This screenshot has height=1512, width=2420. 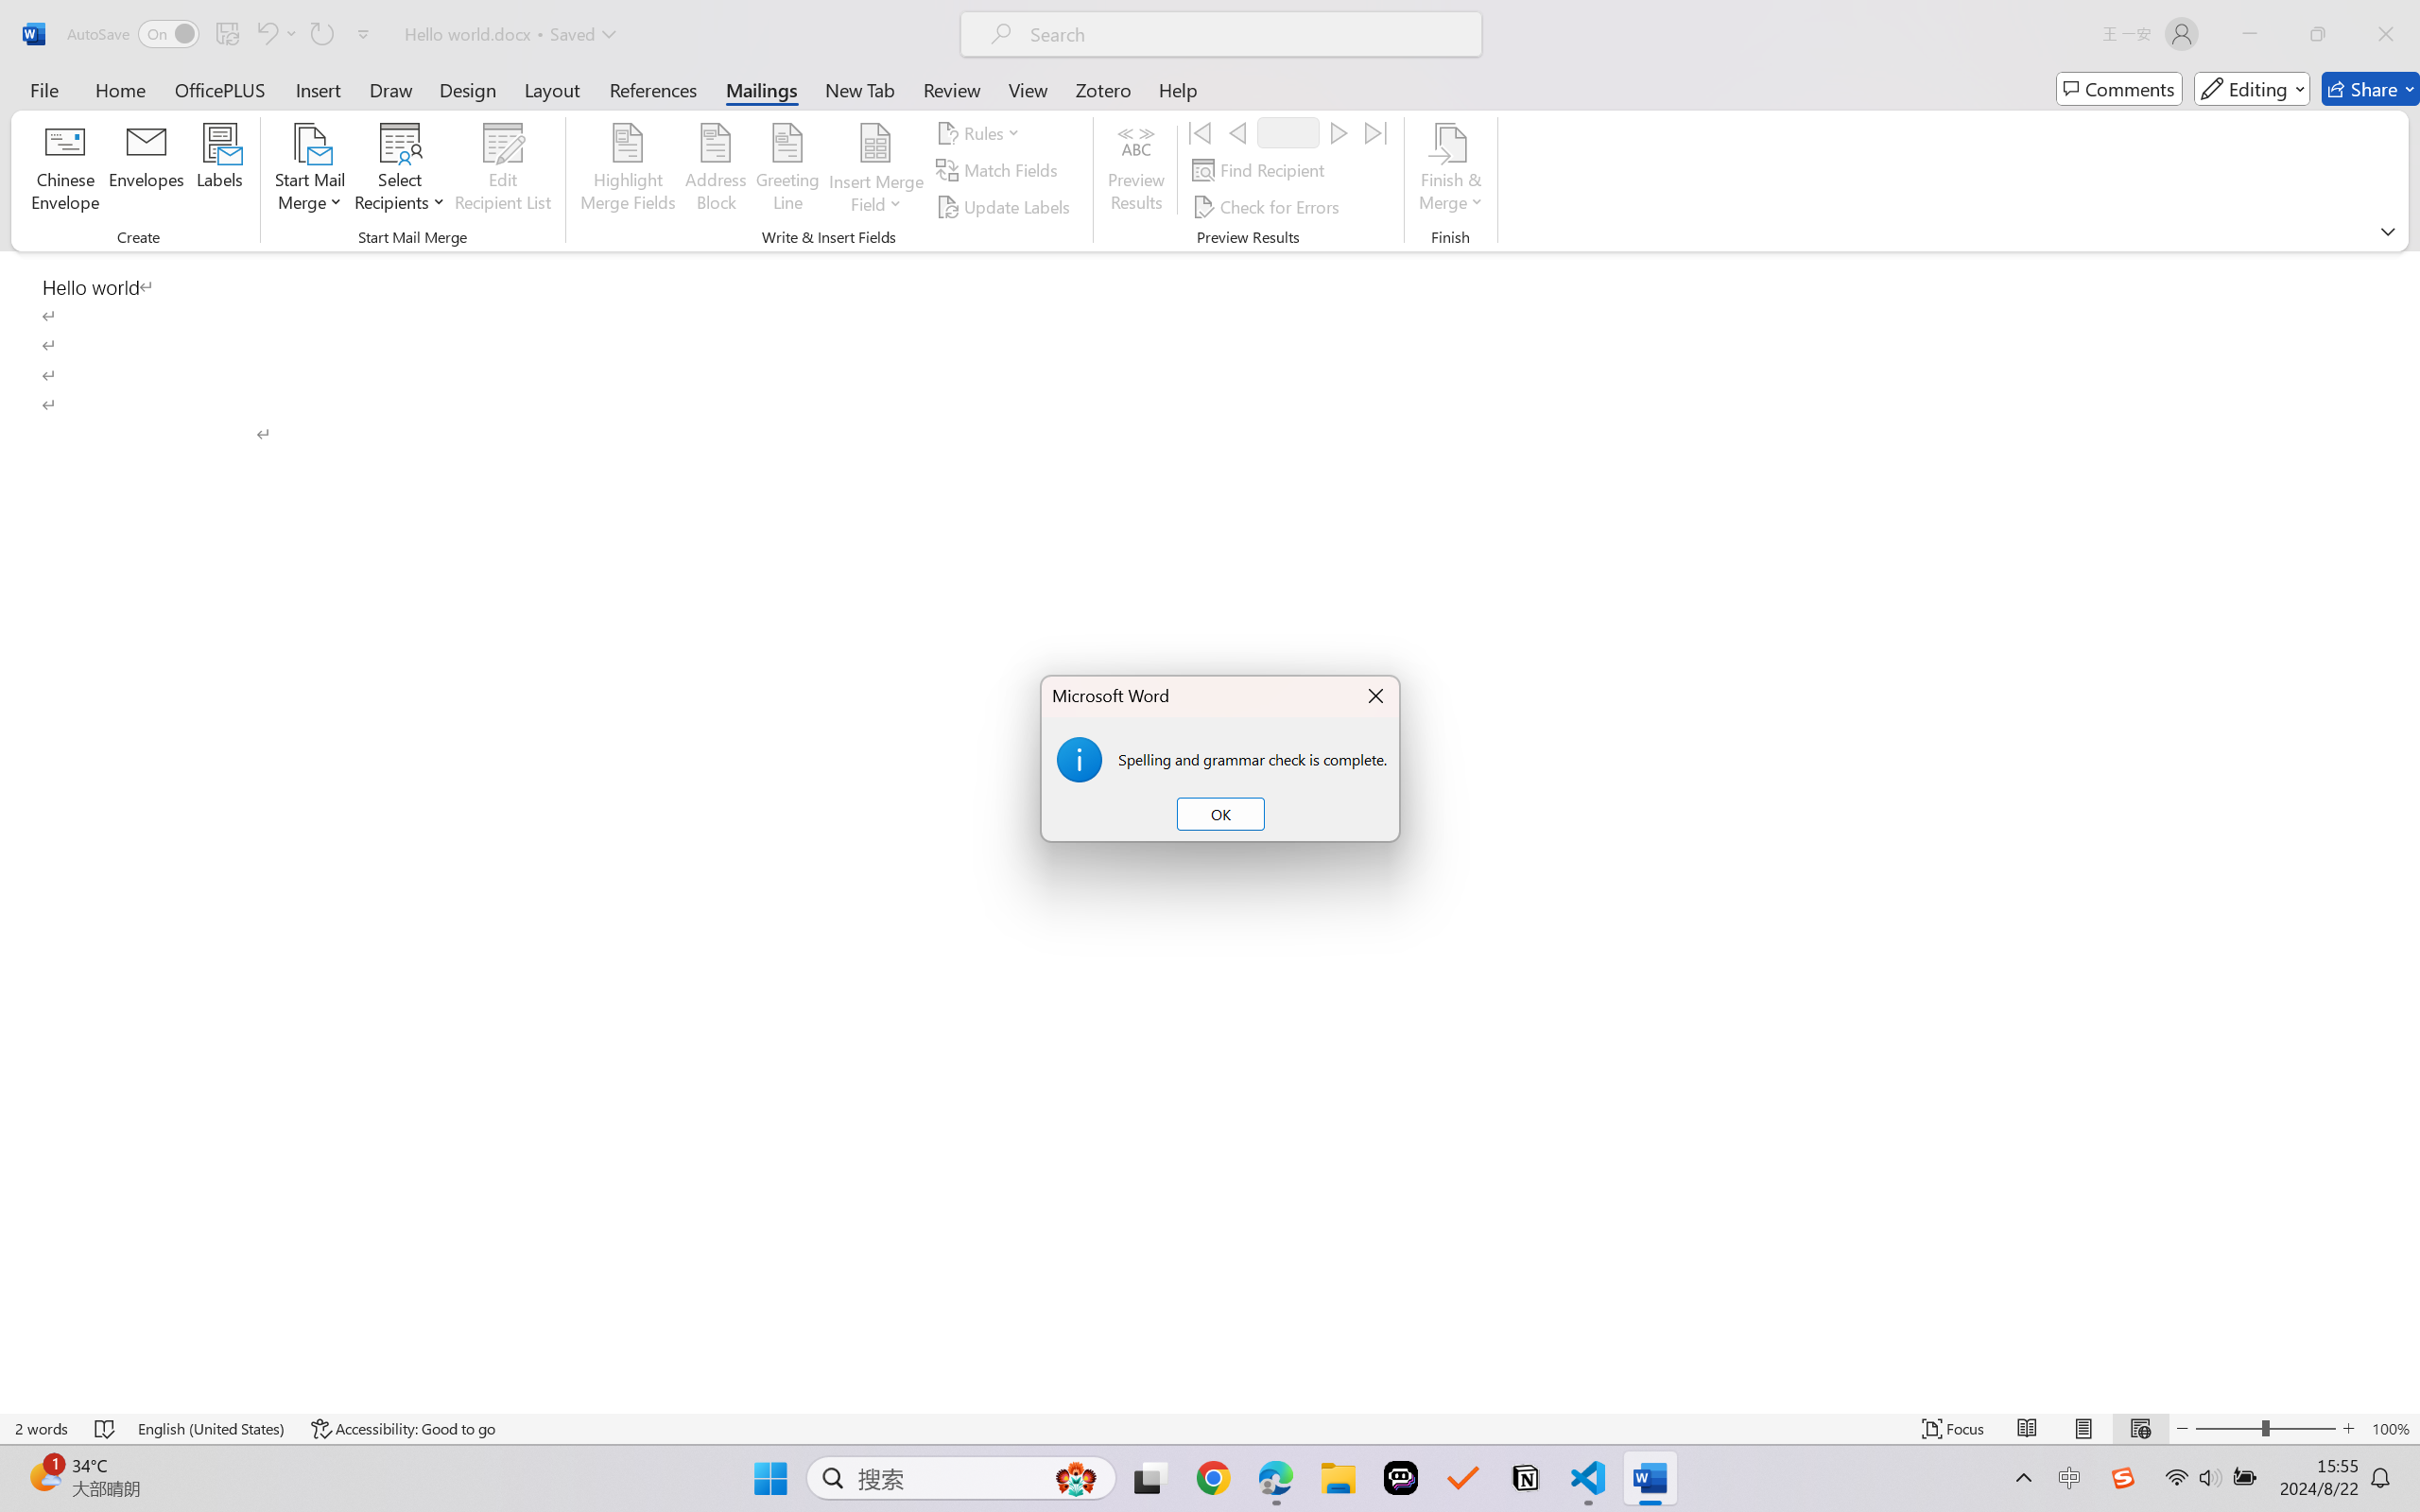 I want to click on 'Insert', so click(x=317, y=88).